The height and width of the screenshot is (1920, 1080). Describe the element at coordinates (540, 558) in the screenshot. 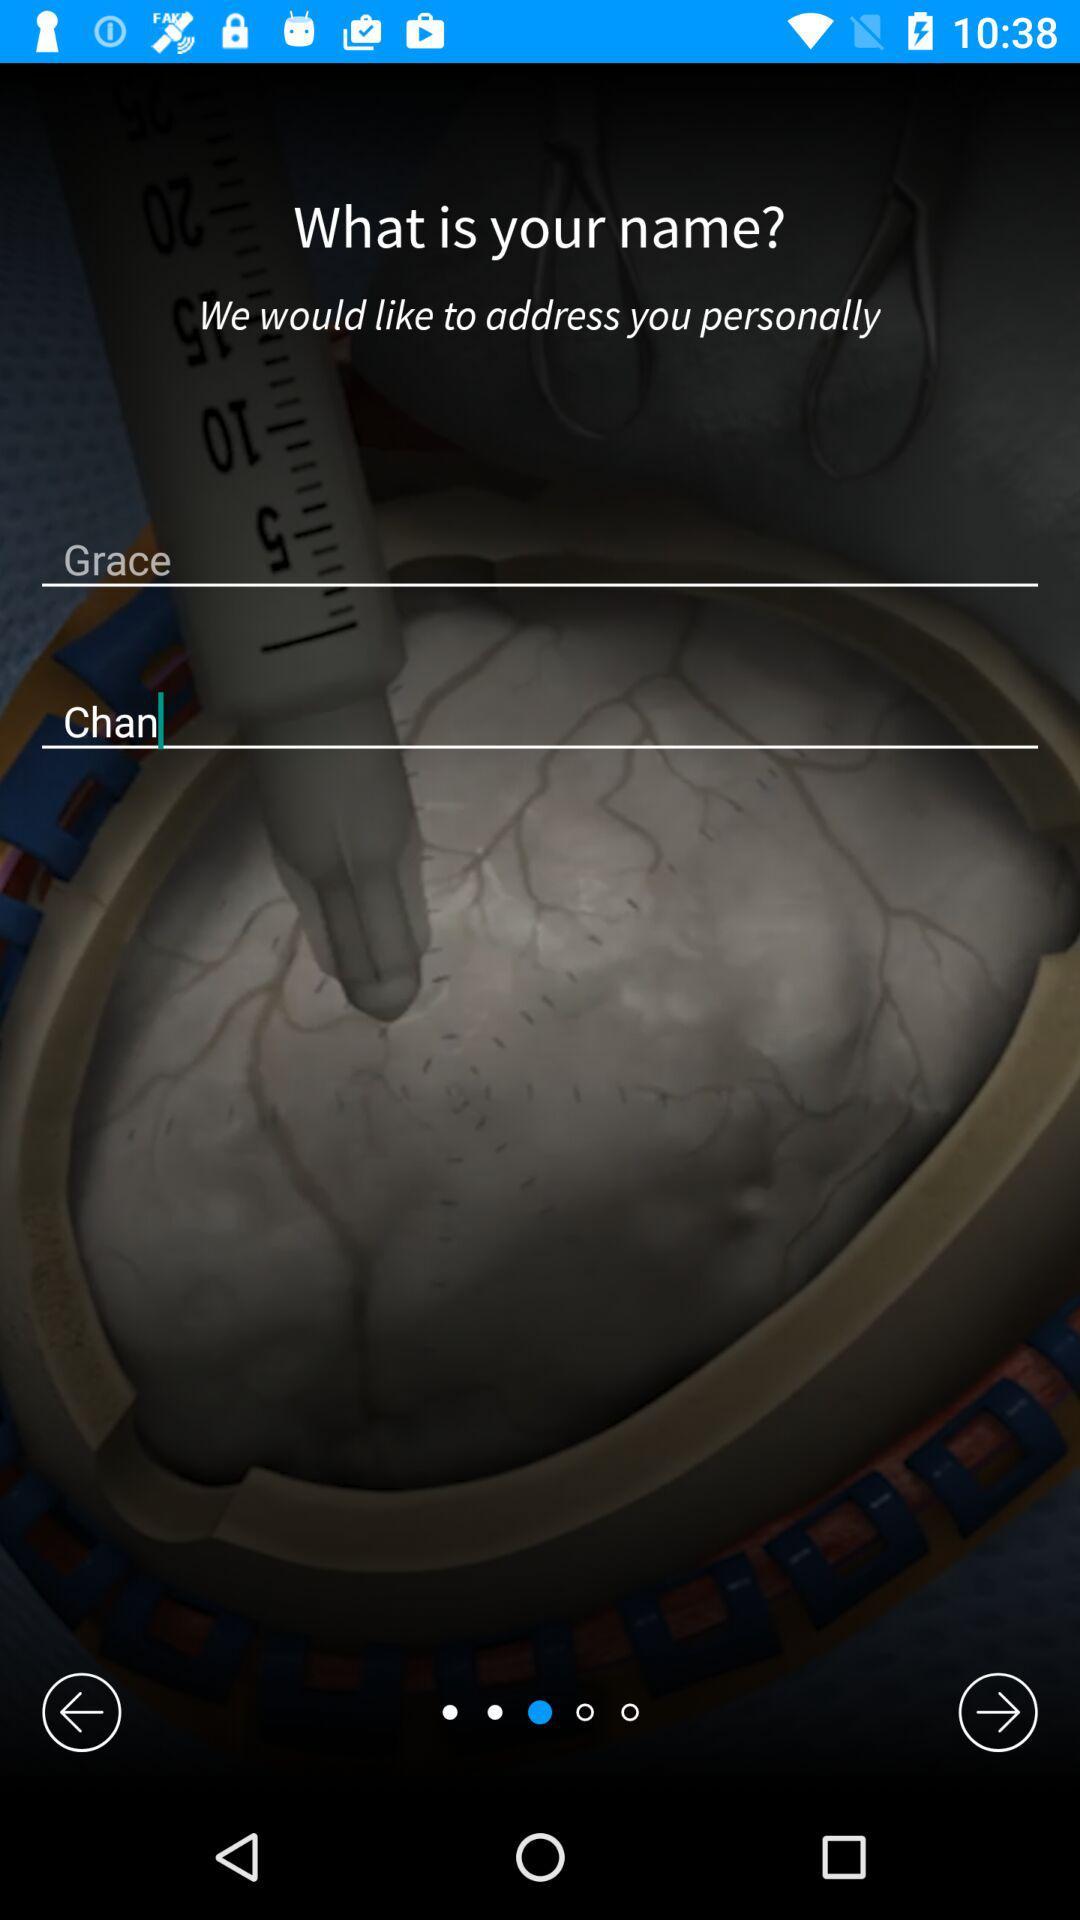

I see `icon below we would like item` at that location.